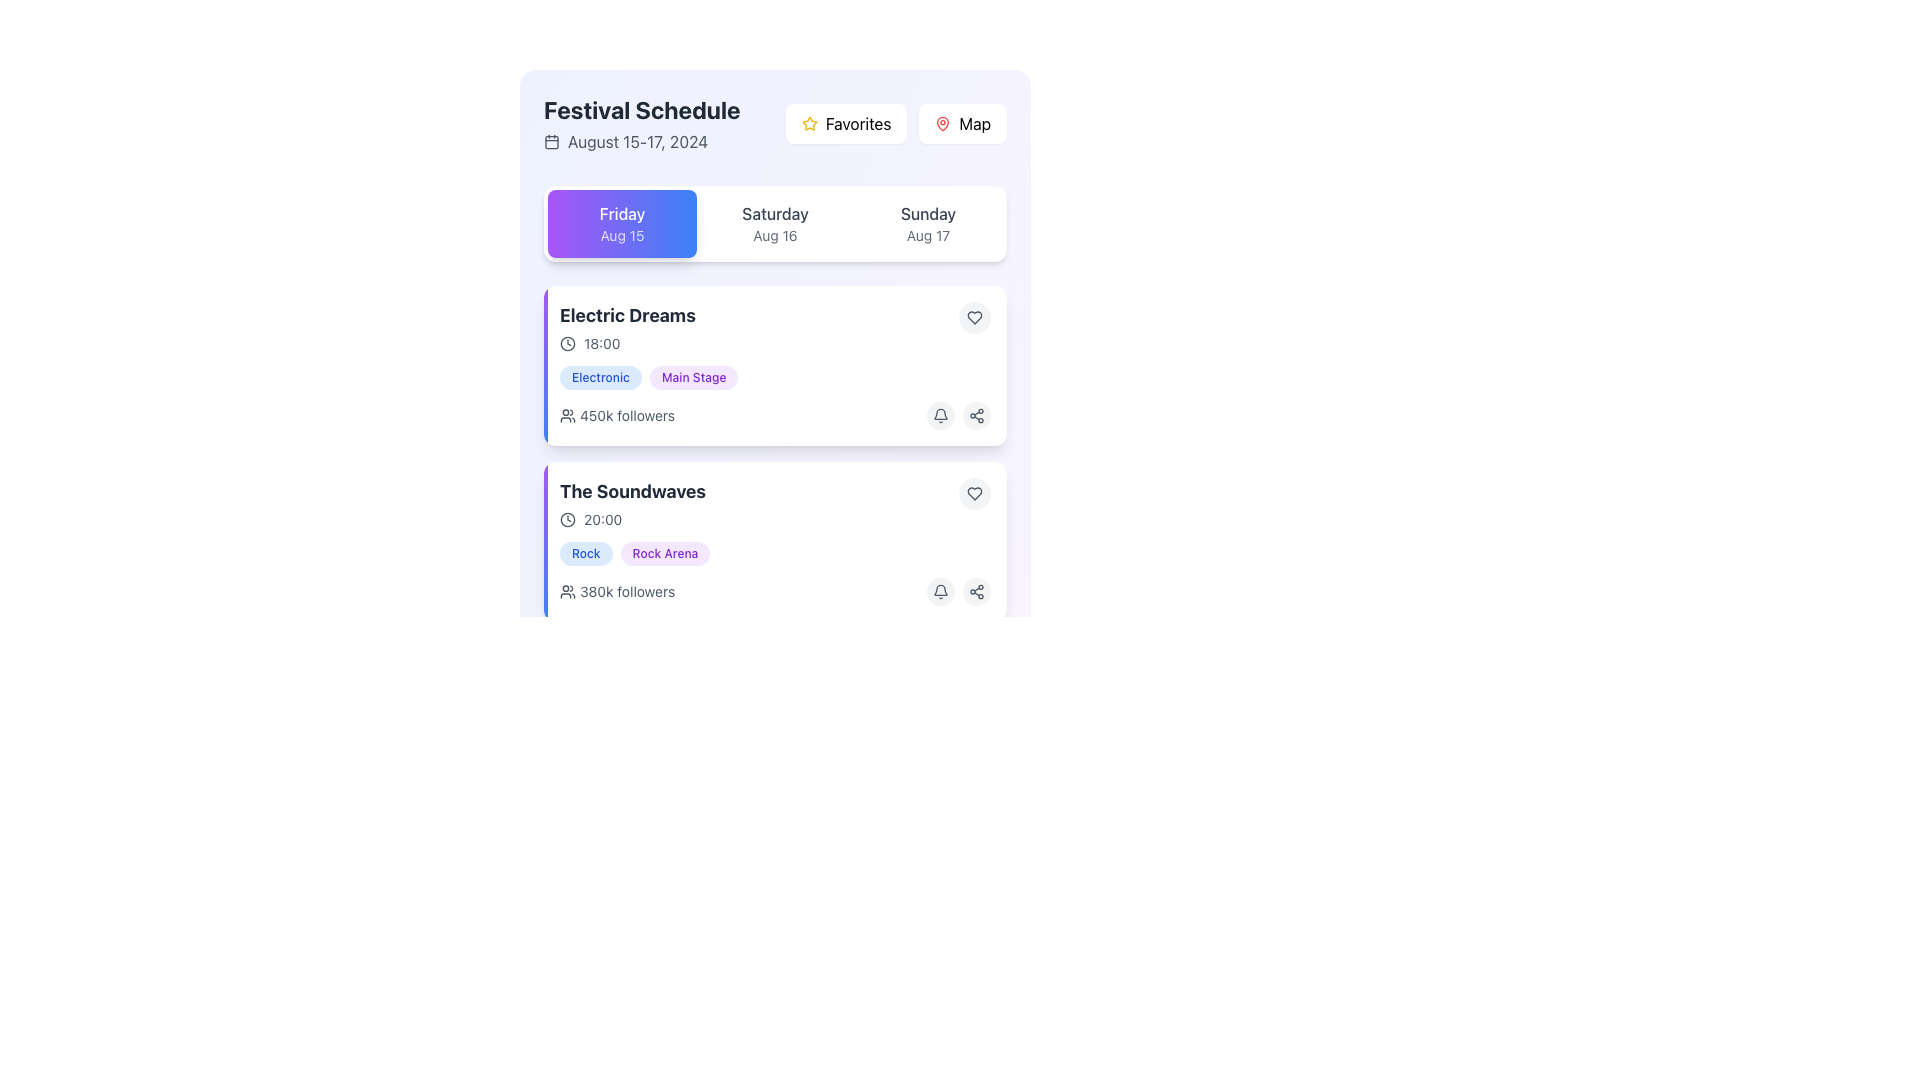 This screenshot has height=1080, width=1920. What do you see at coordinates (974, 316) in the screenshot?
I see `the circular button with a heart icon in the top-right corner of the 'Electric Dreams' event card` at bounding box center [974, 316].